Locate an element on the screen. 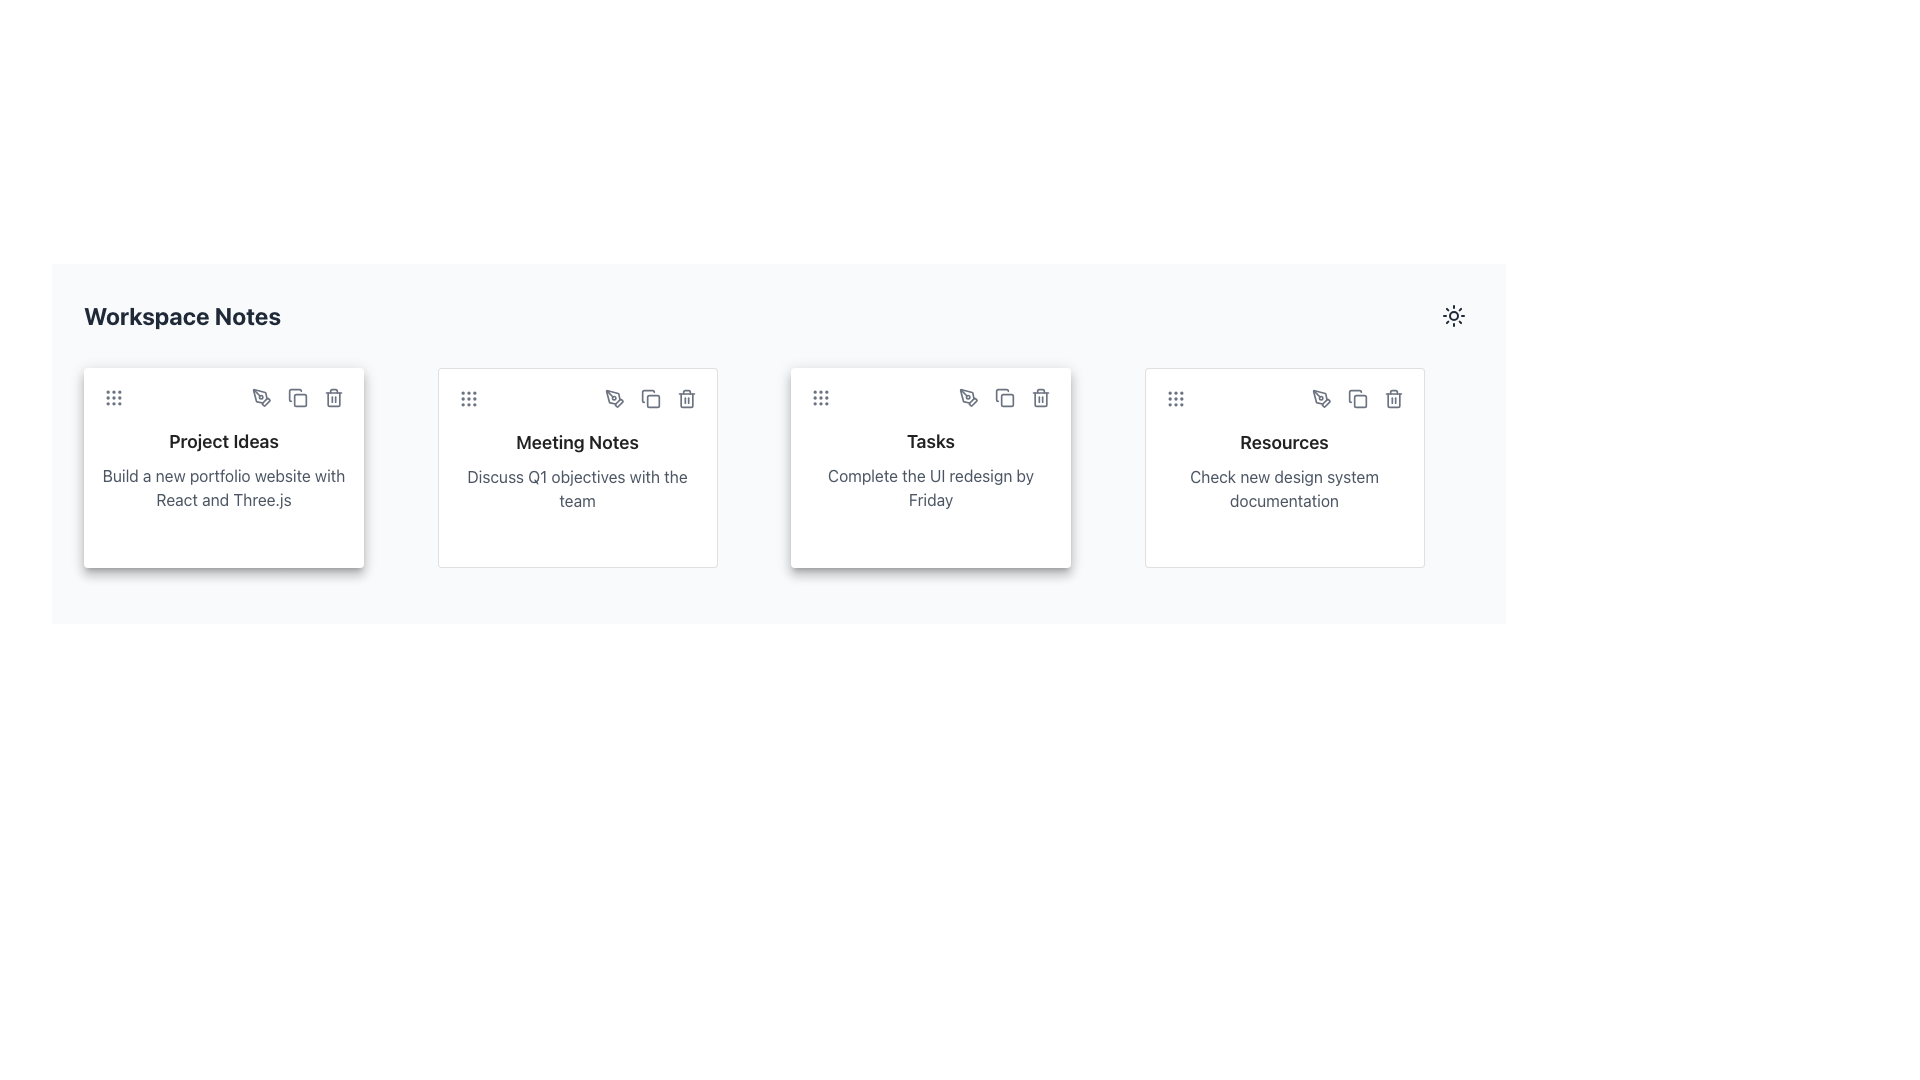  the edit icon button located in the top-right corner of the 'Resources' card is located at coordinates (1321, 398).